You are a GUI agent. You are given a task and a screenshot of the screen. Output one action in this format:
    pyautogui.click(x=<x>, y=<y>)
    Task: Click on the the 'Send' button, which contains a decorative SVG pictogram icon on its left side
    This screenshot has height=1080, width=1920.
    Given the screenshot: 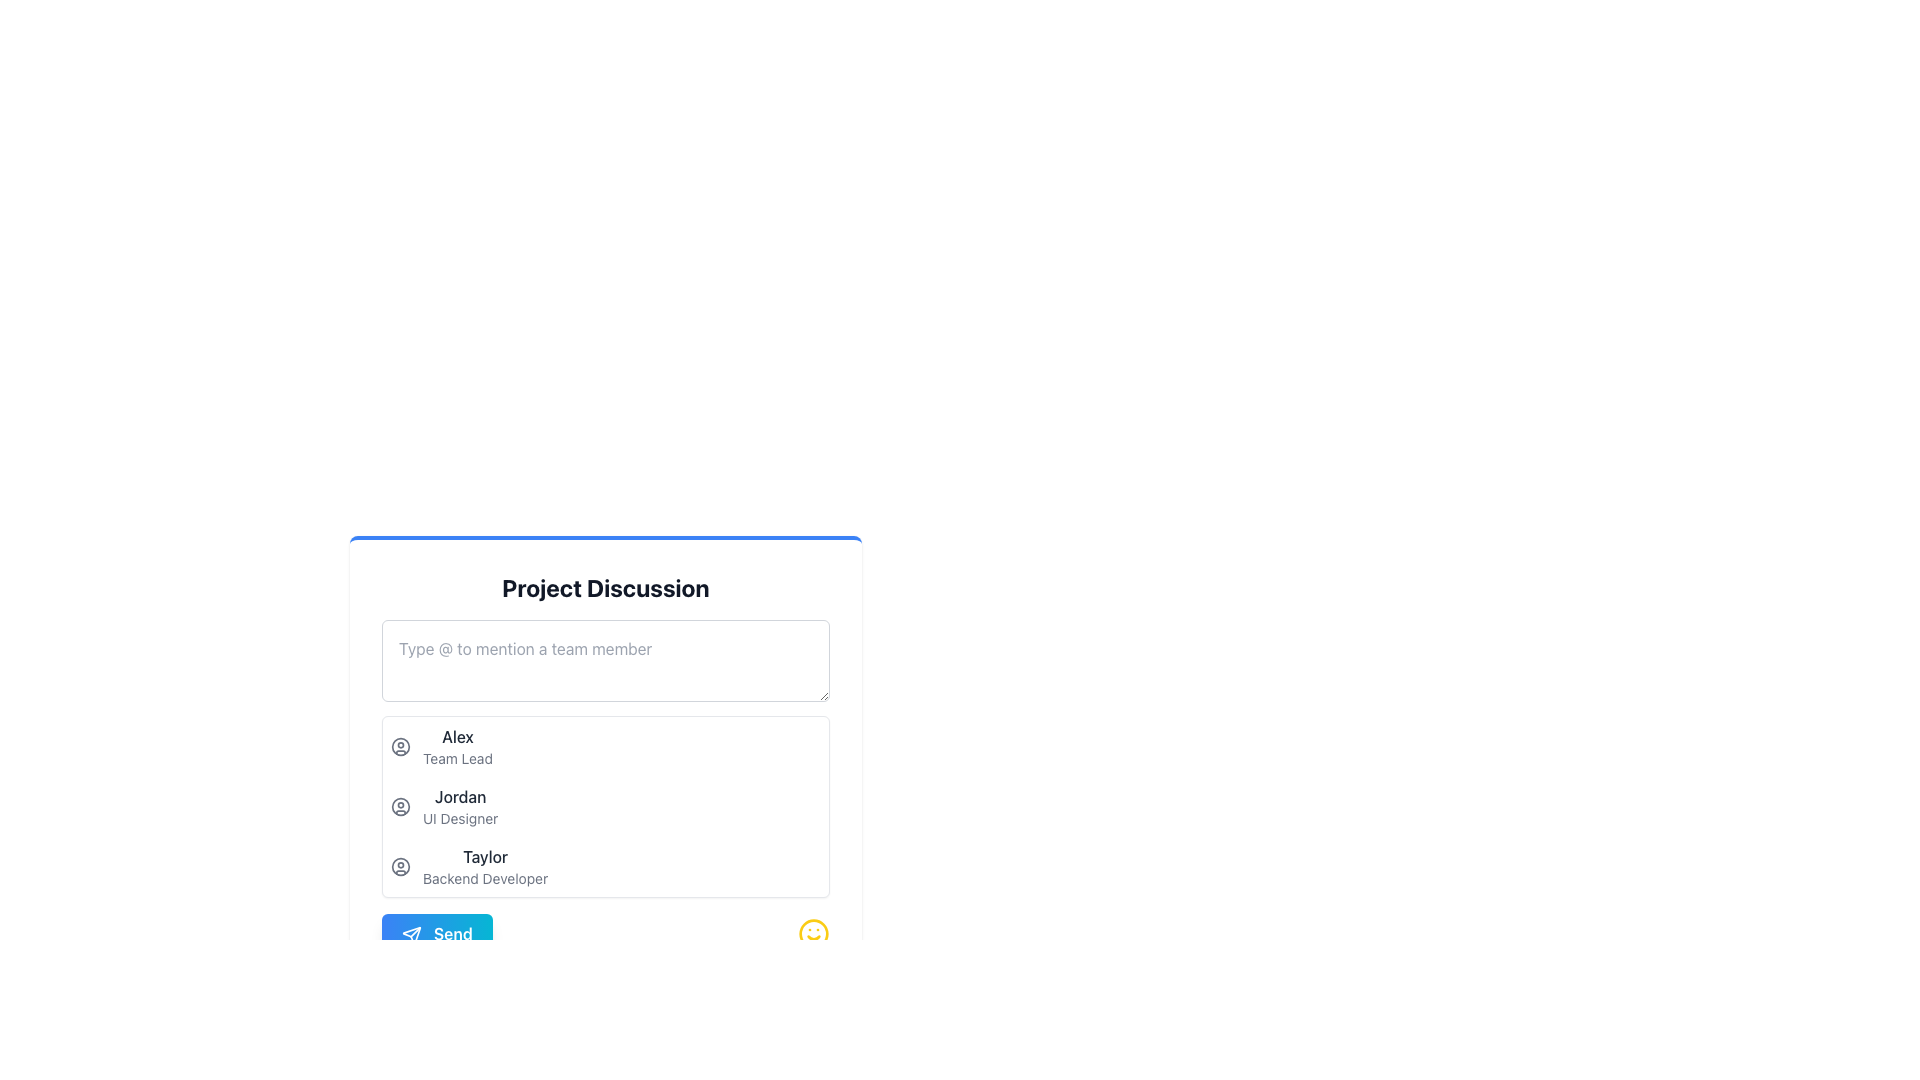 What is the action you would take?
    pyautogui.click(x=411, y=934)
    